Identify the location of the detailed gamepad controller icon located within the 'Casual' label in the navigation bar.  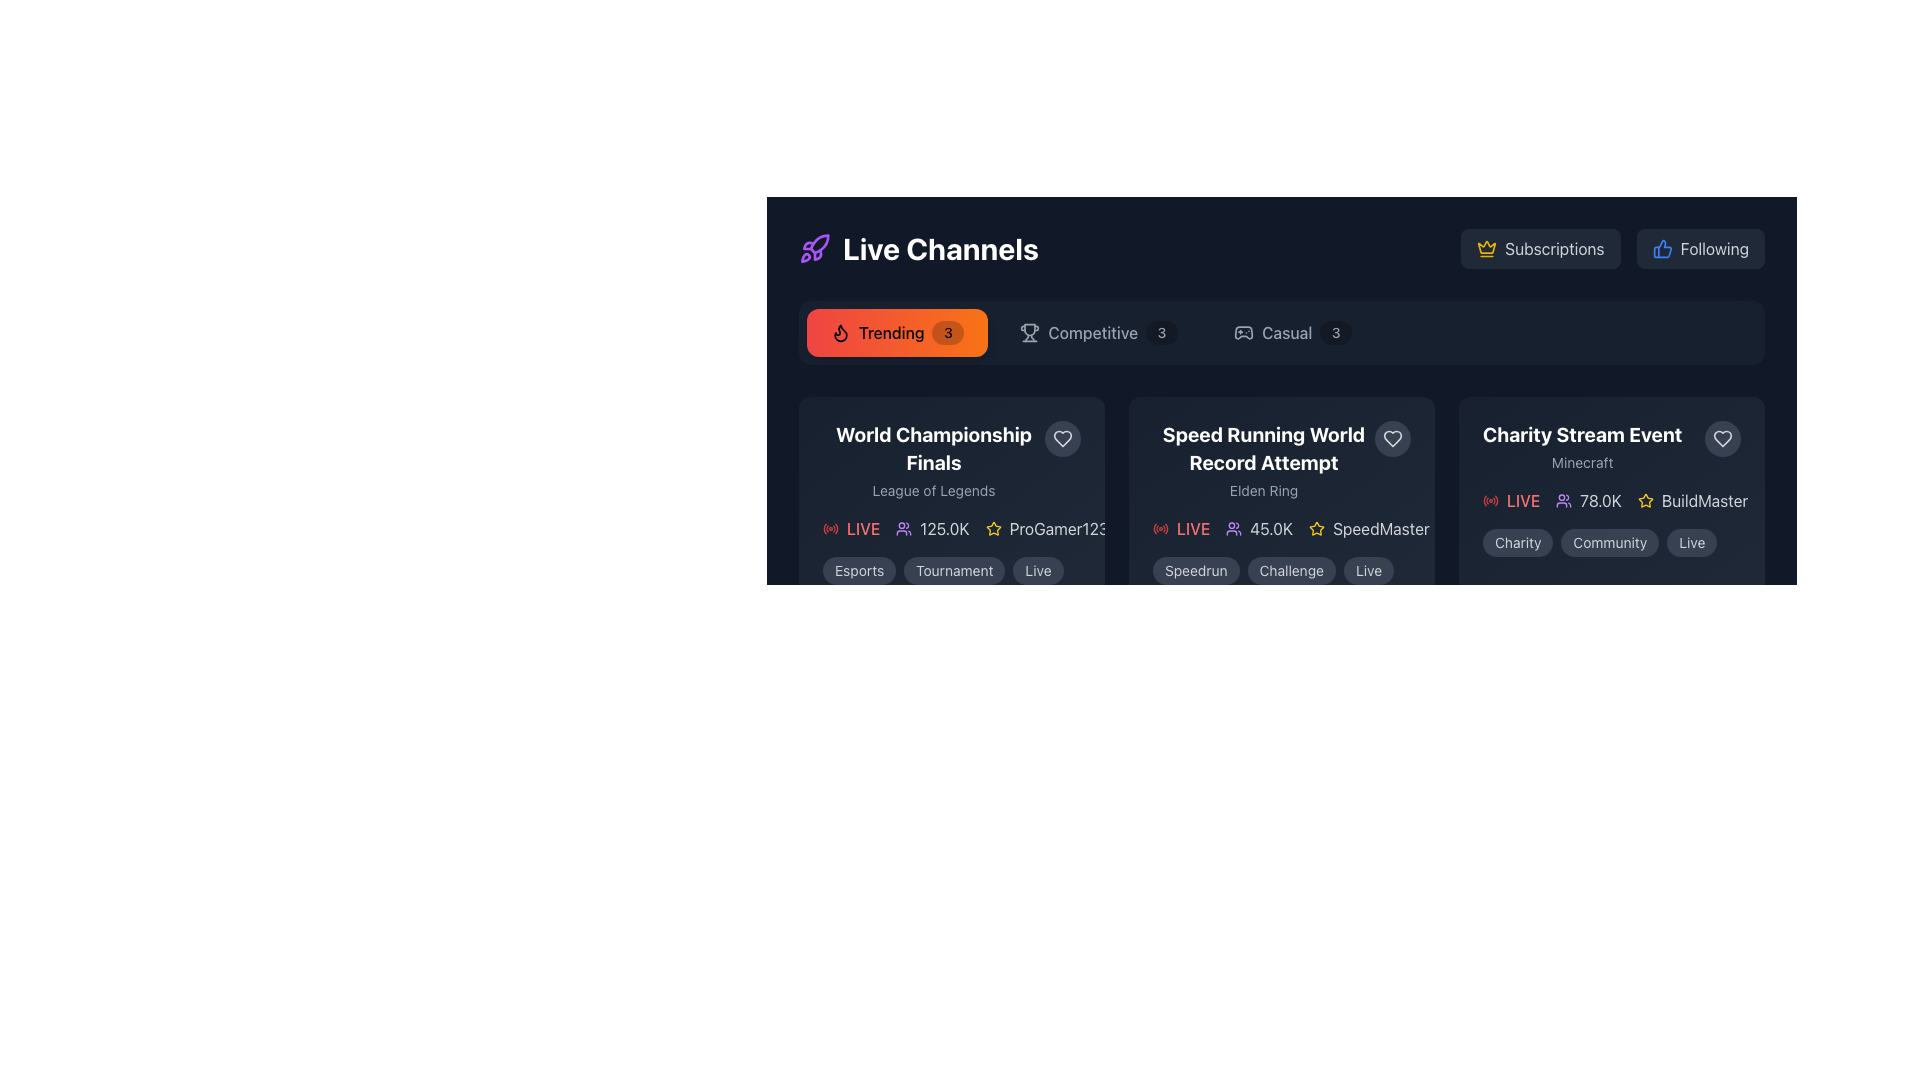
(1242, 331).